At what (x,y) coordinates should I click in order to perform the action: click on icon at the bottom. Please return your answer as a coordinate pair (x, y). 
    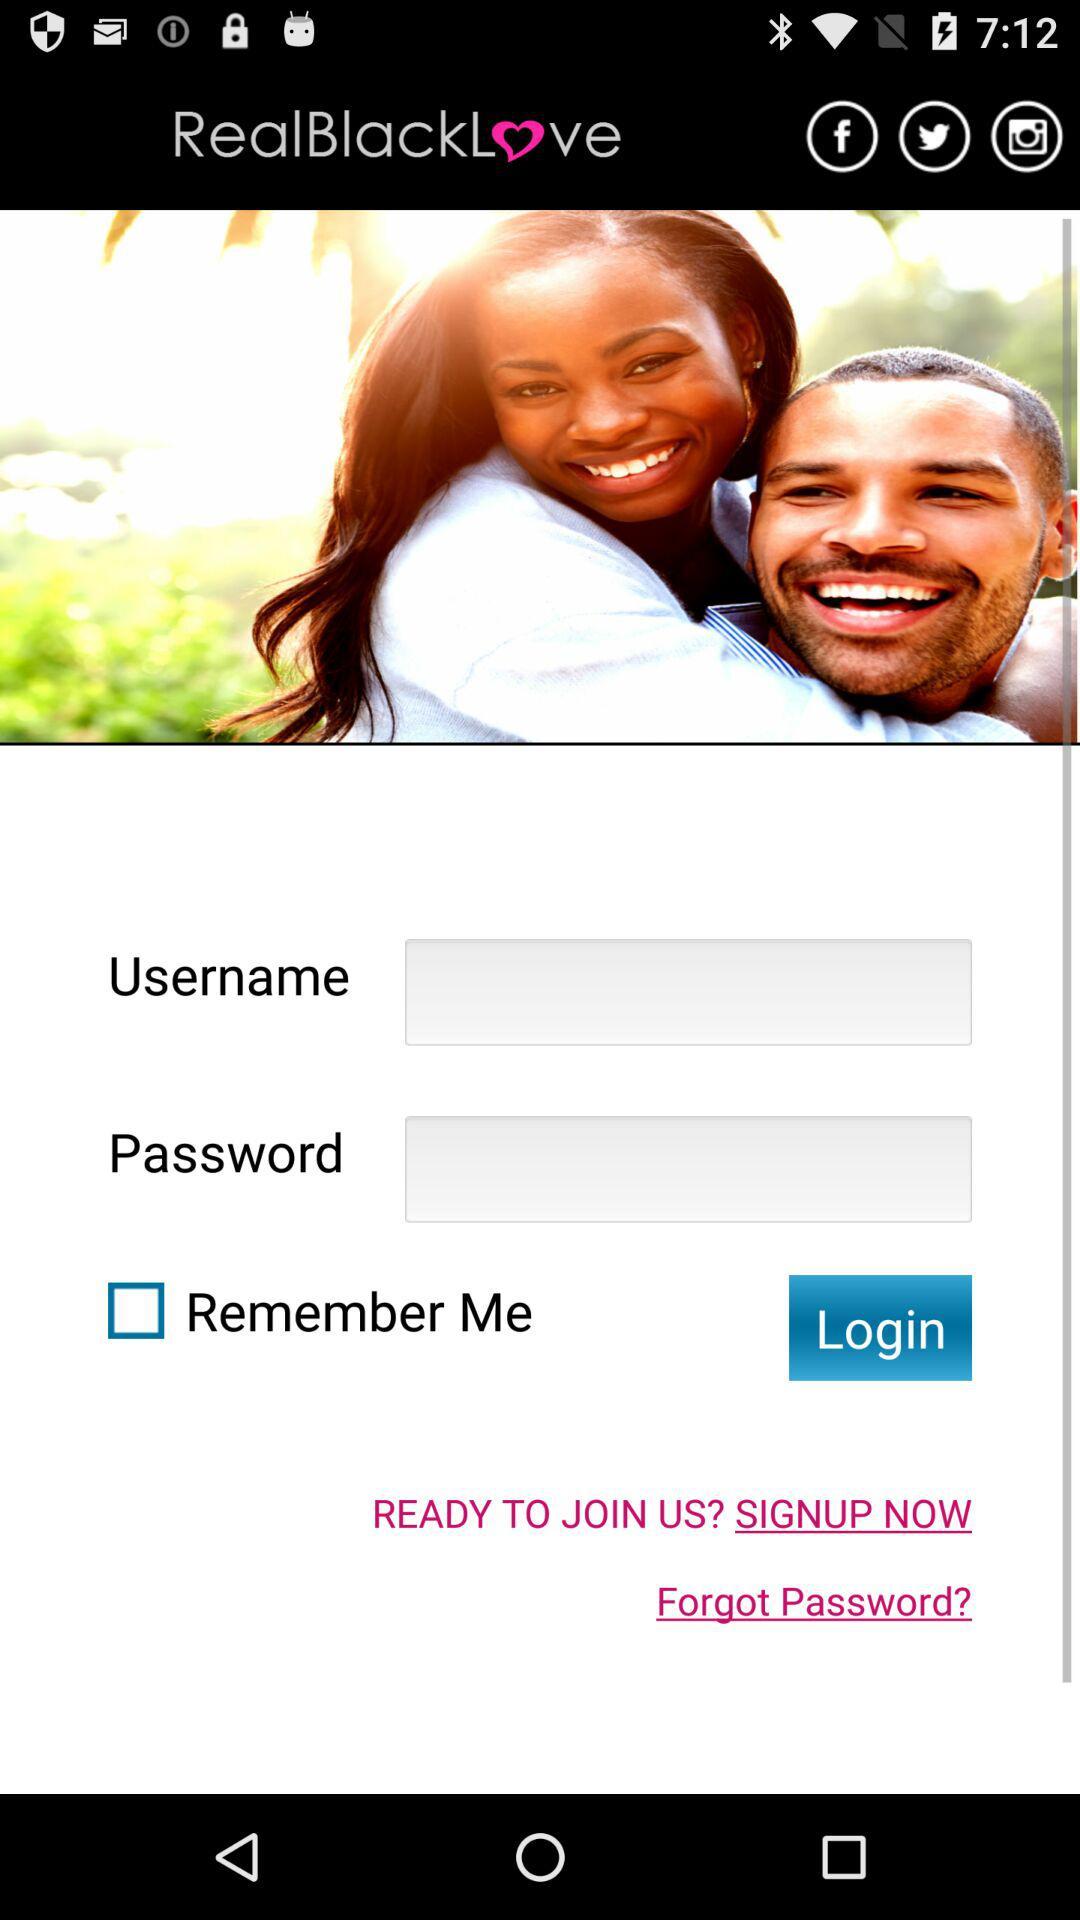
    Looking at the image, I should click on (671, 1512).